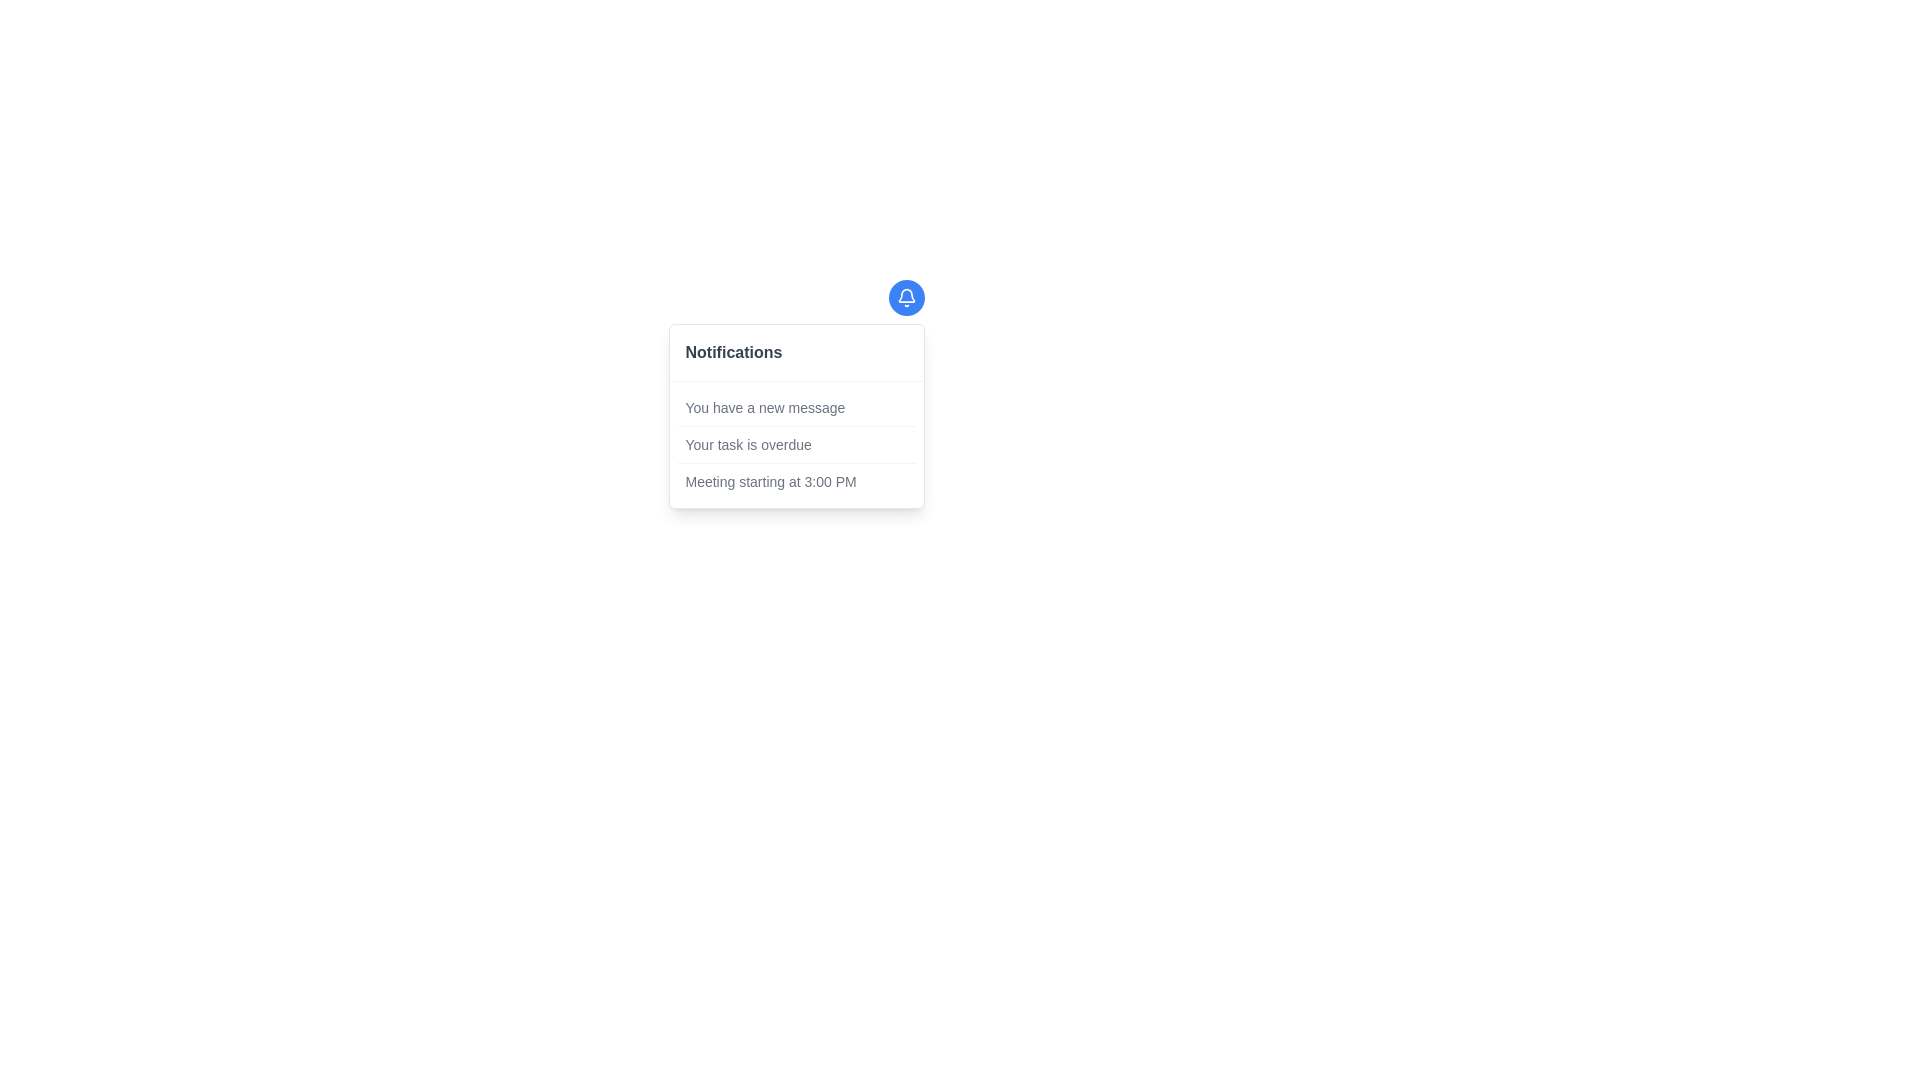  I want to click on the second notification informing the user of an overdue task, which is part of the notification system and is positioned between two other notifications, so click(795, 443).